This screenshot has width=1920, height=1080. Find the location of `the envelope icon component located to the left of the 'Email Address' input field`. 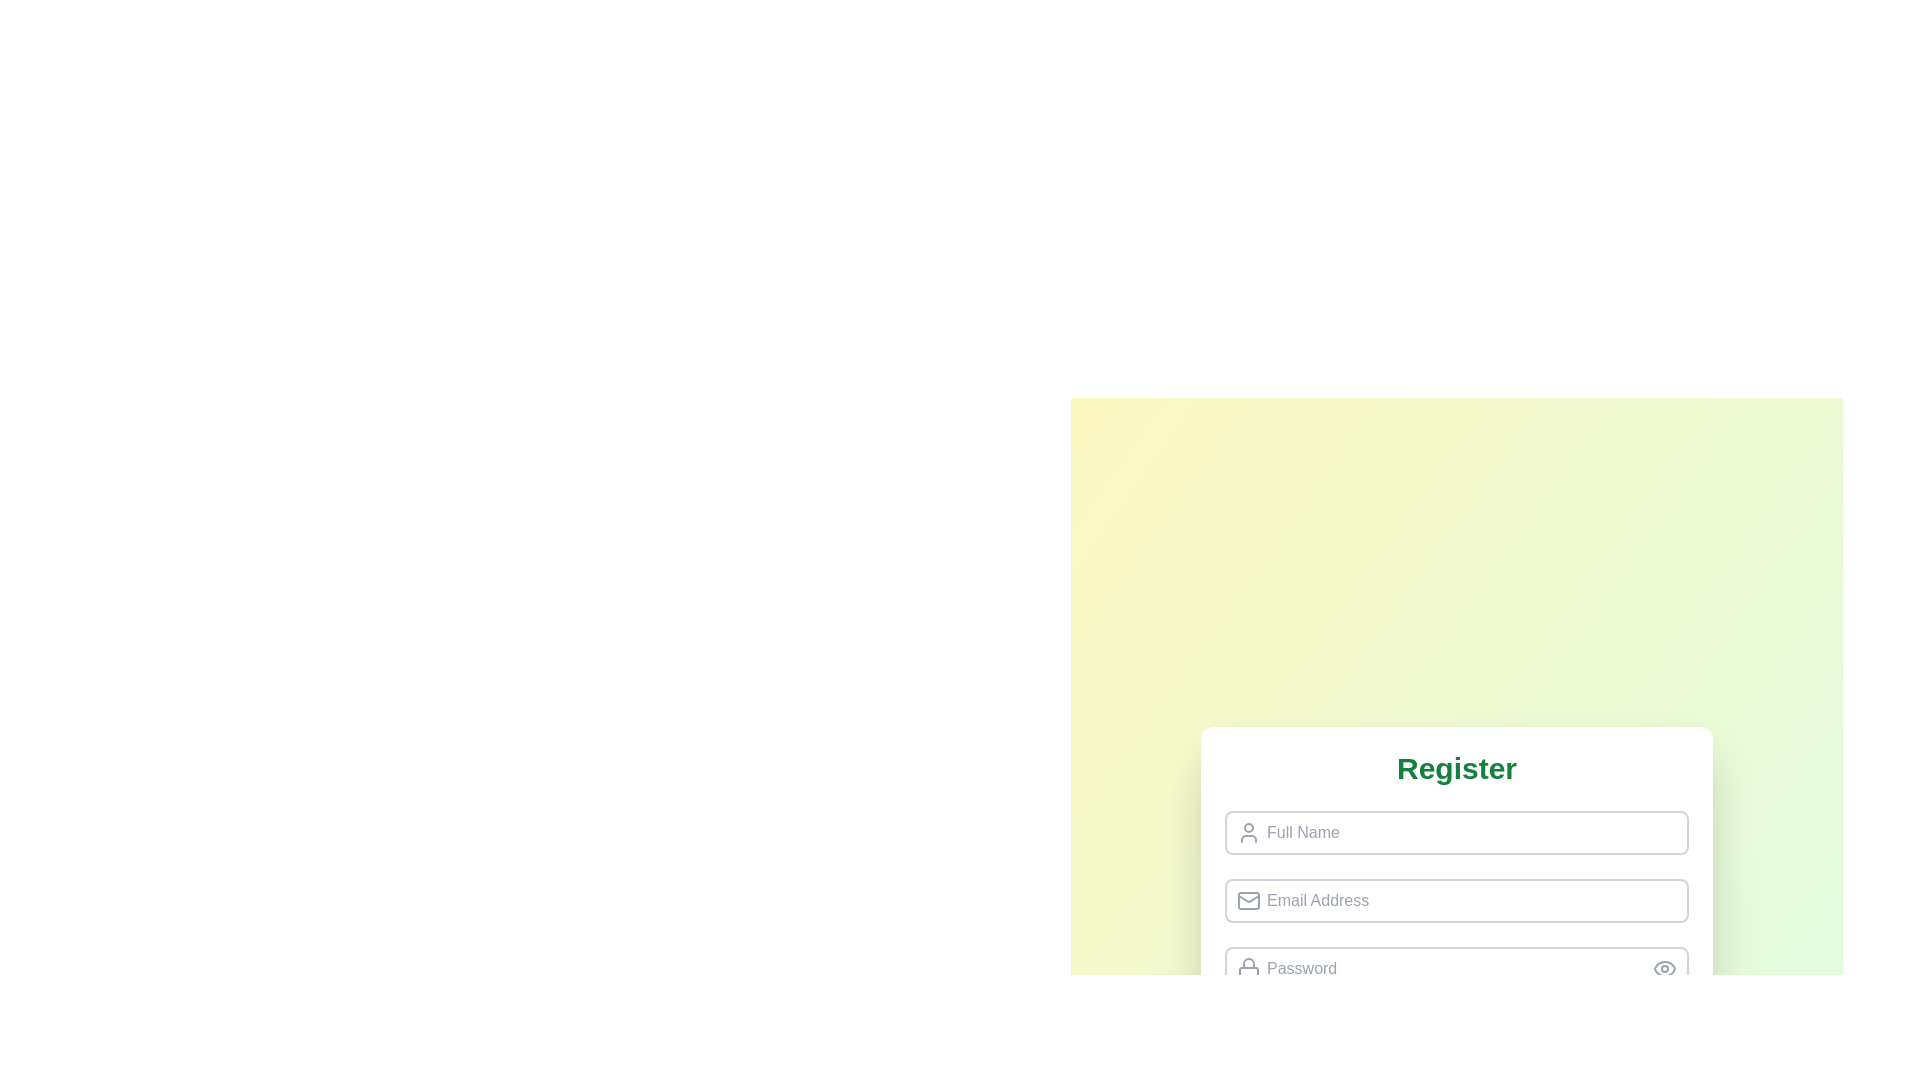

the envelope icon component located to the left of the 'Email Address' input field is located at coordinates (1247, 897).